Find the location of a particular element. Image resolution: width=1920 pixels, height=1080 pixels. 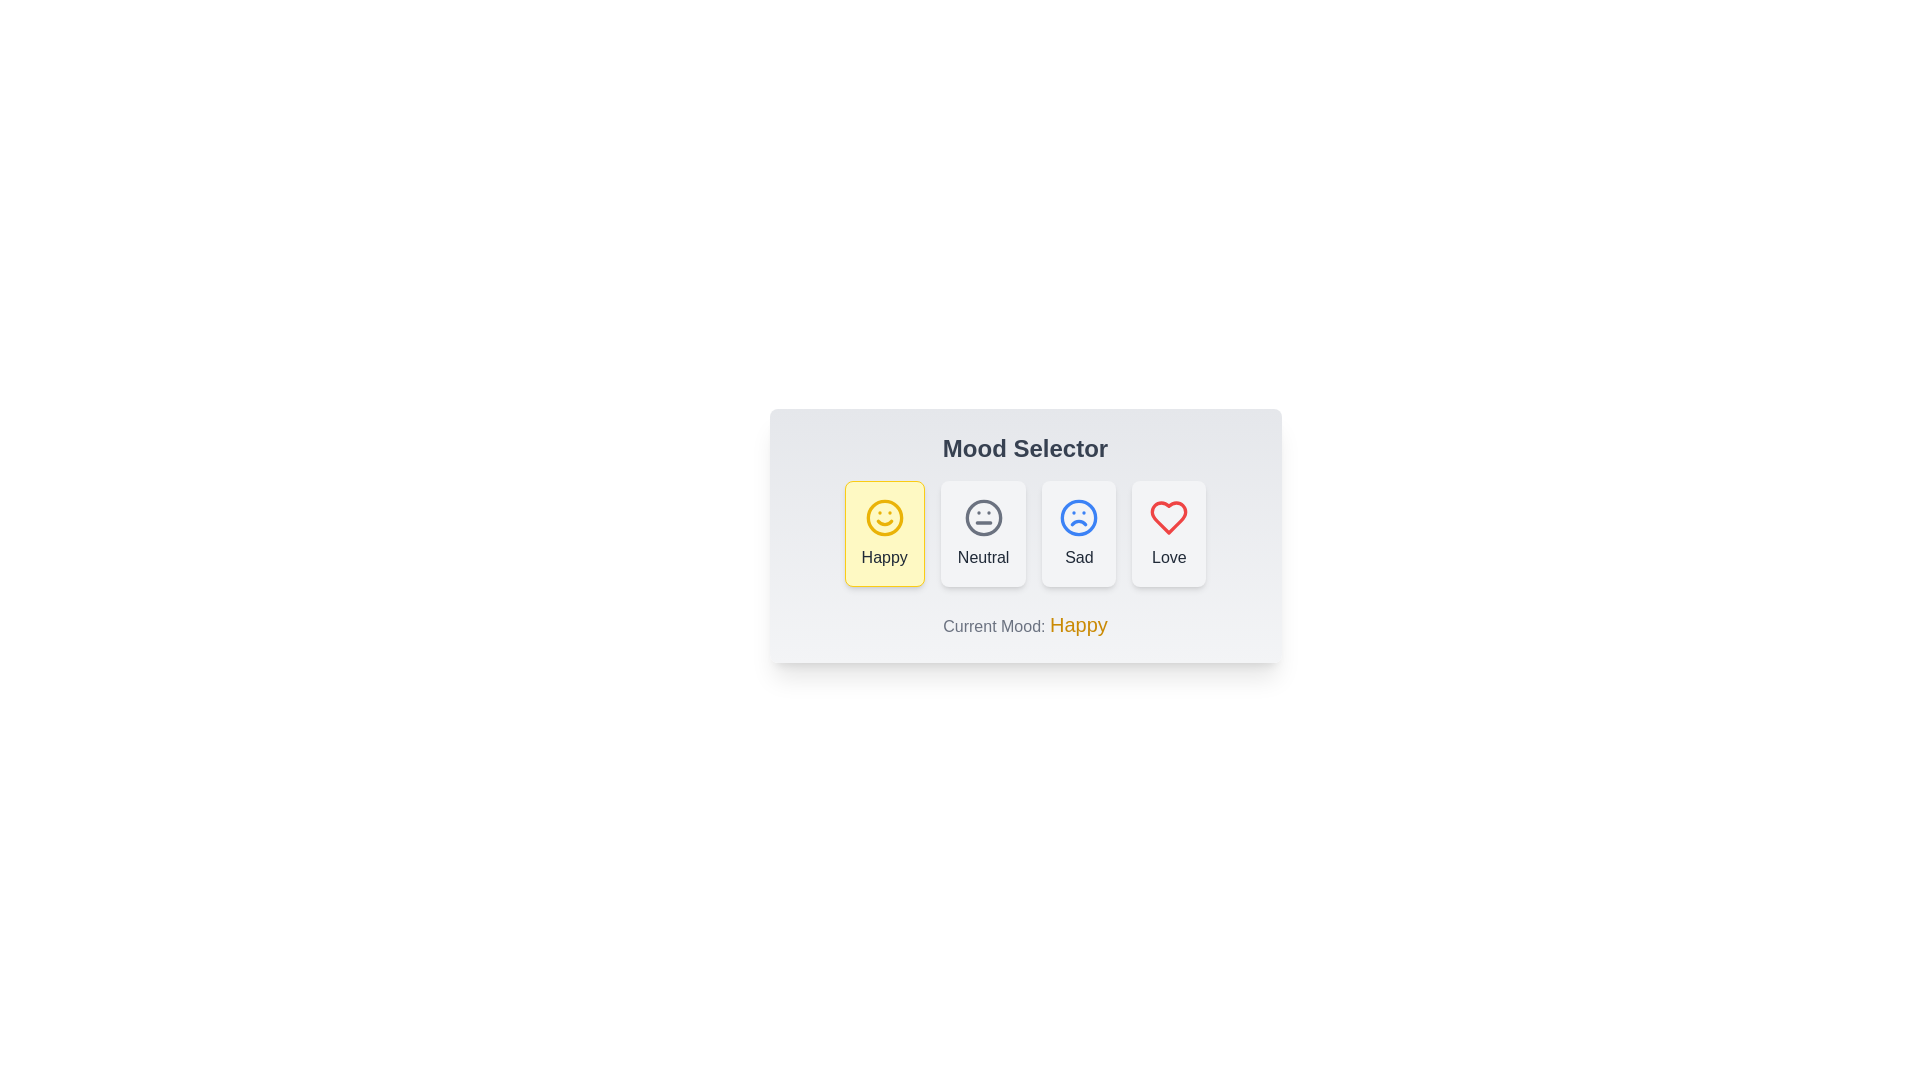

the mood button labeled Sad is located at coordinates (1078, 532).